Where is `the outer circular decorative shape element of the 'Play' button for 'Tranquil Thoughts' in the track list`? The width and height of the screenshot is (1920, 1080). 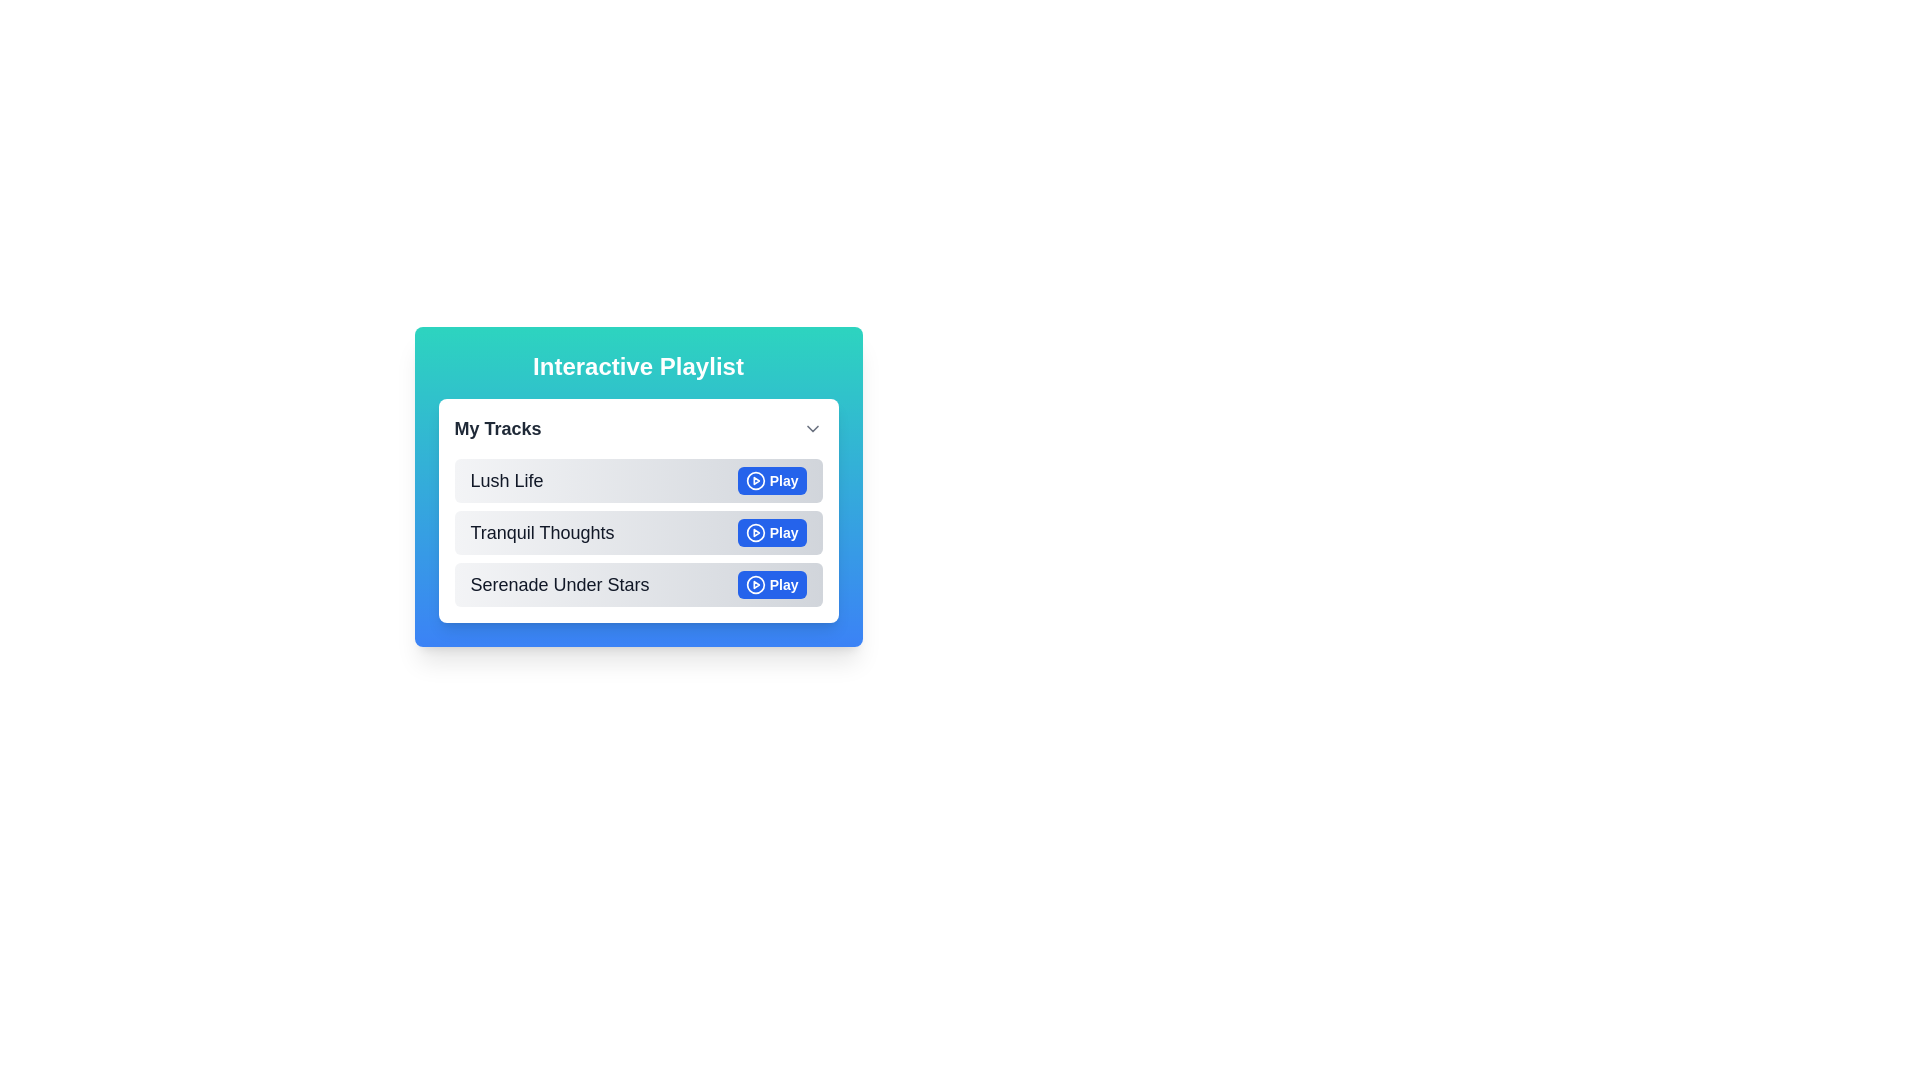 the outer circular decorative shape element of the 'Play' button for 'Tranquil Thoughts' in the track list is located at coordinates (754, 531).